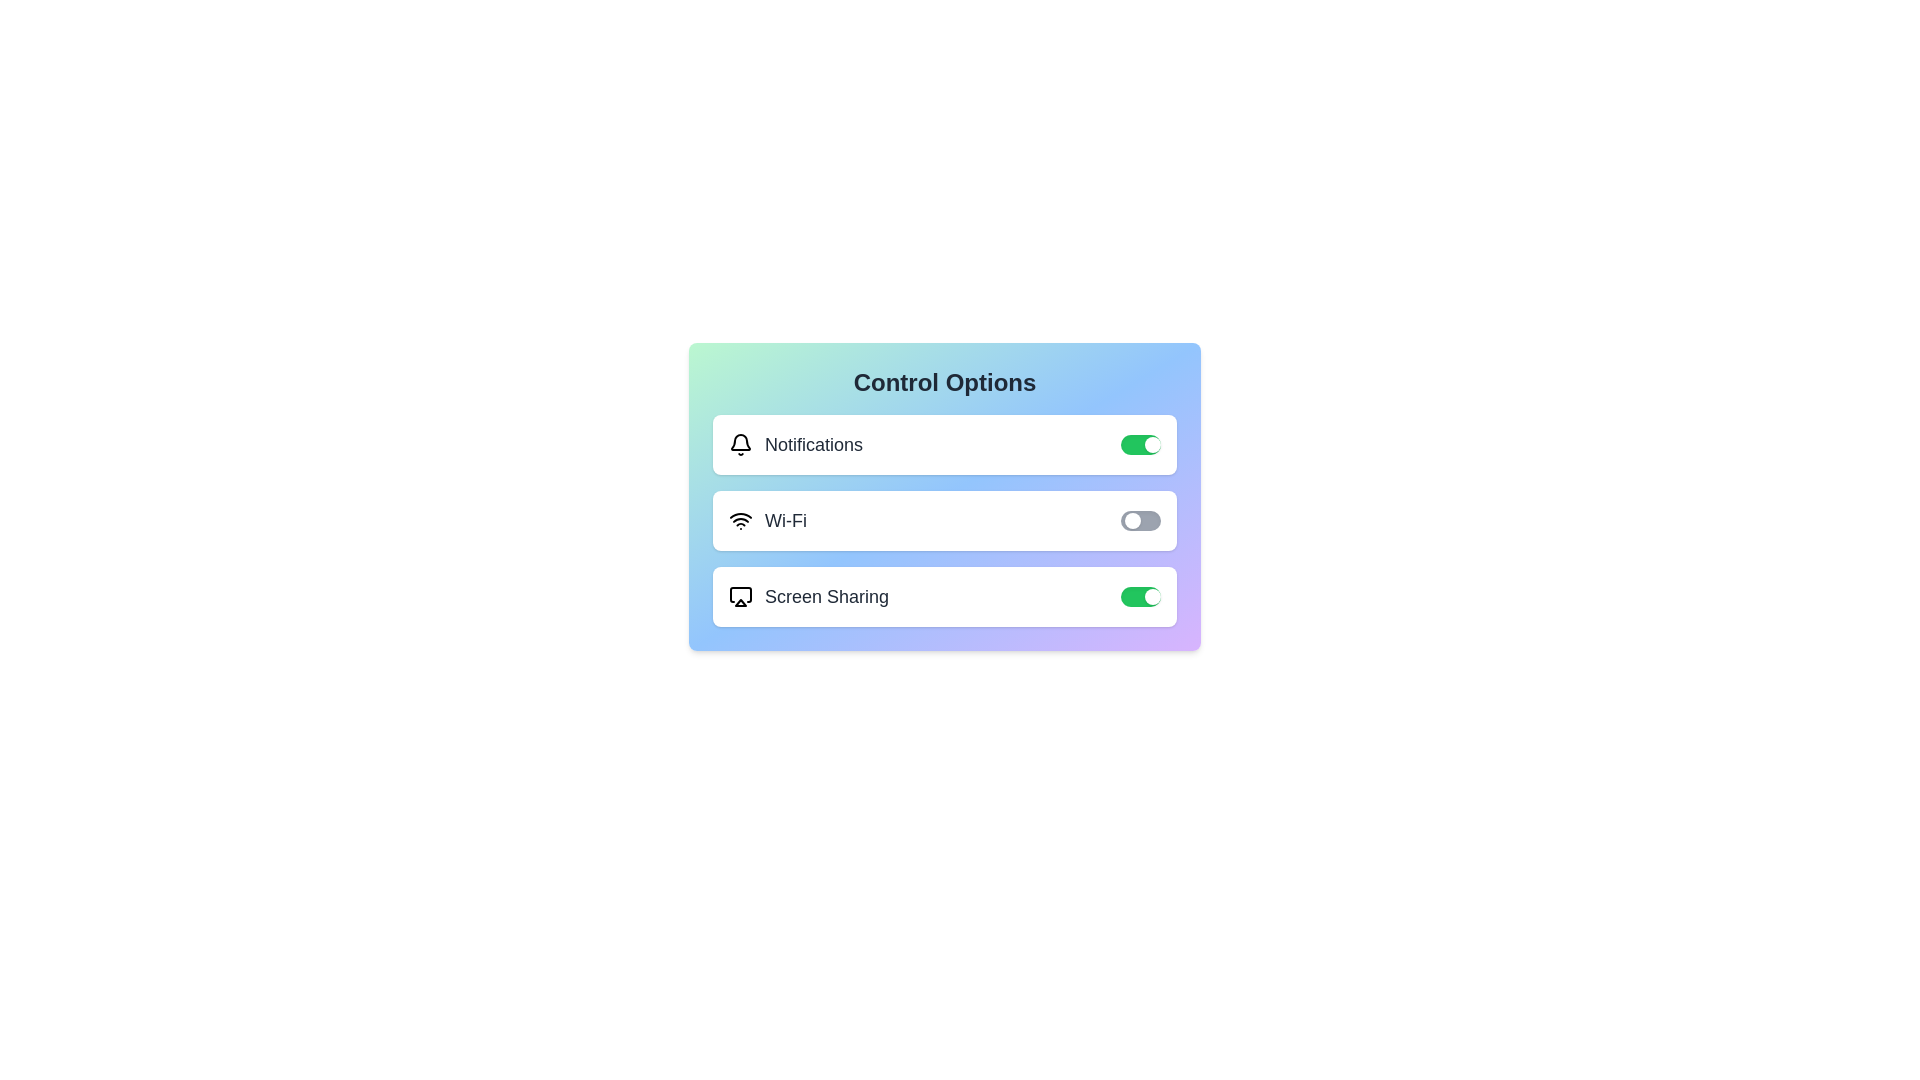 The height and width of the screenshot is (1080, 1920). Describe the element at coordinates (1141, 519) in the screenshot. I see `the switch corresponding to Wi-Fi` at that location.